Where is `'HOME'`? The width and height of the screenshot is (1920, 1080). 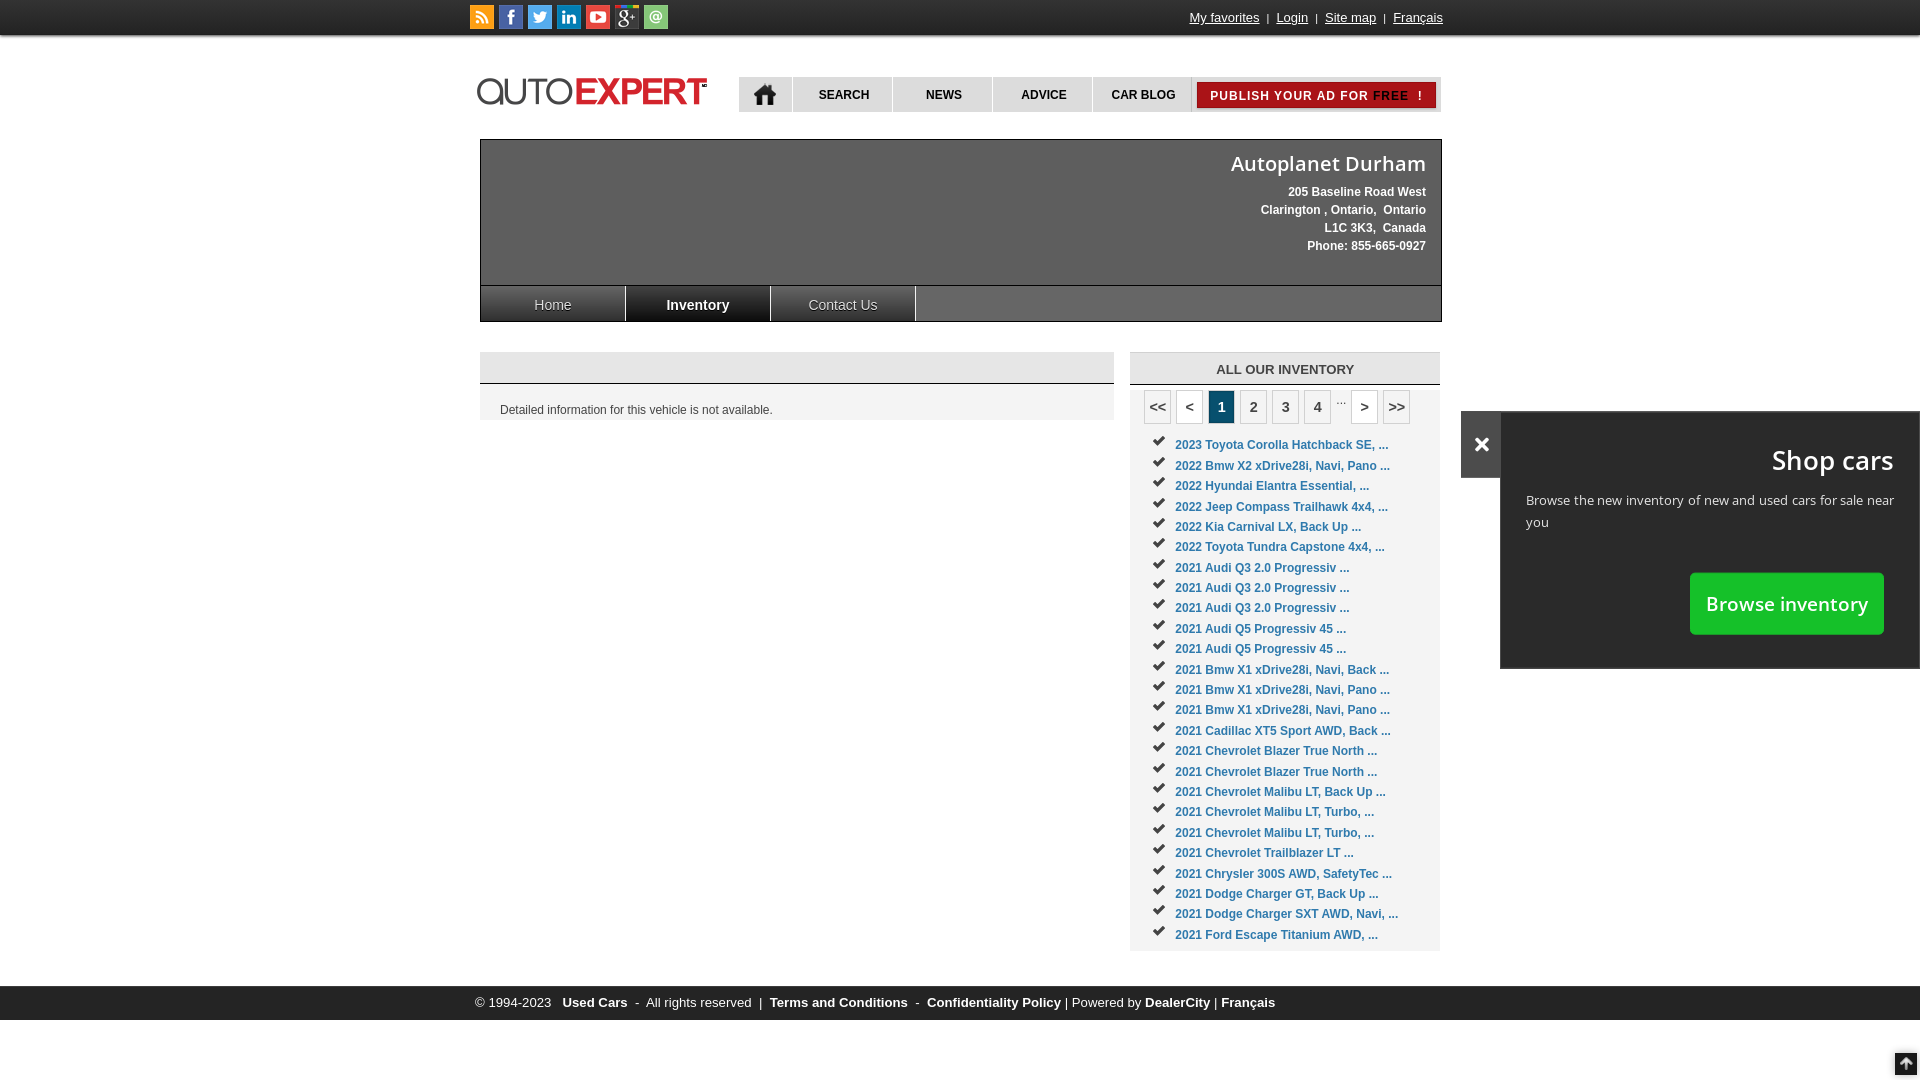
'HOME' is located at coordinates (738, 94).